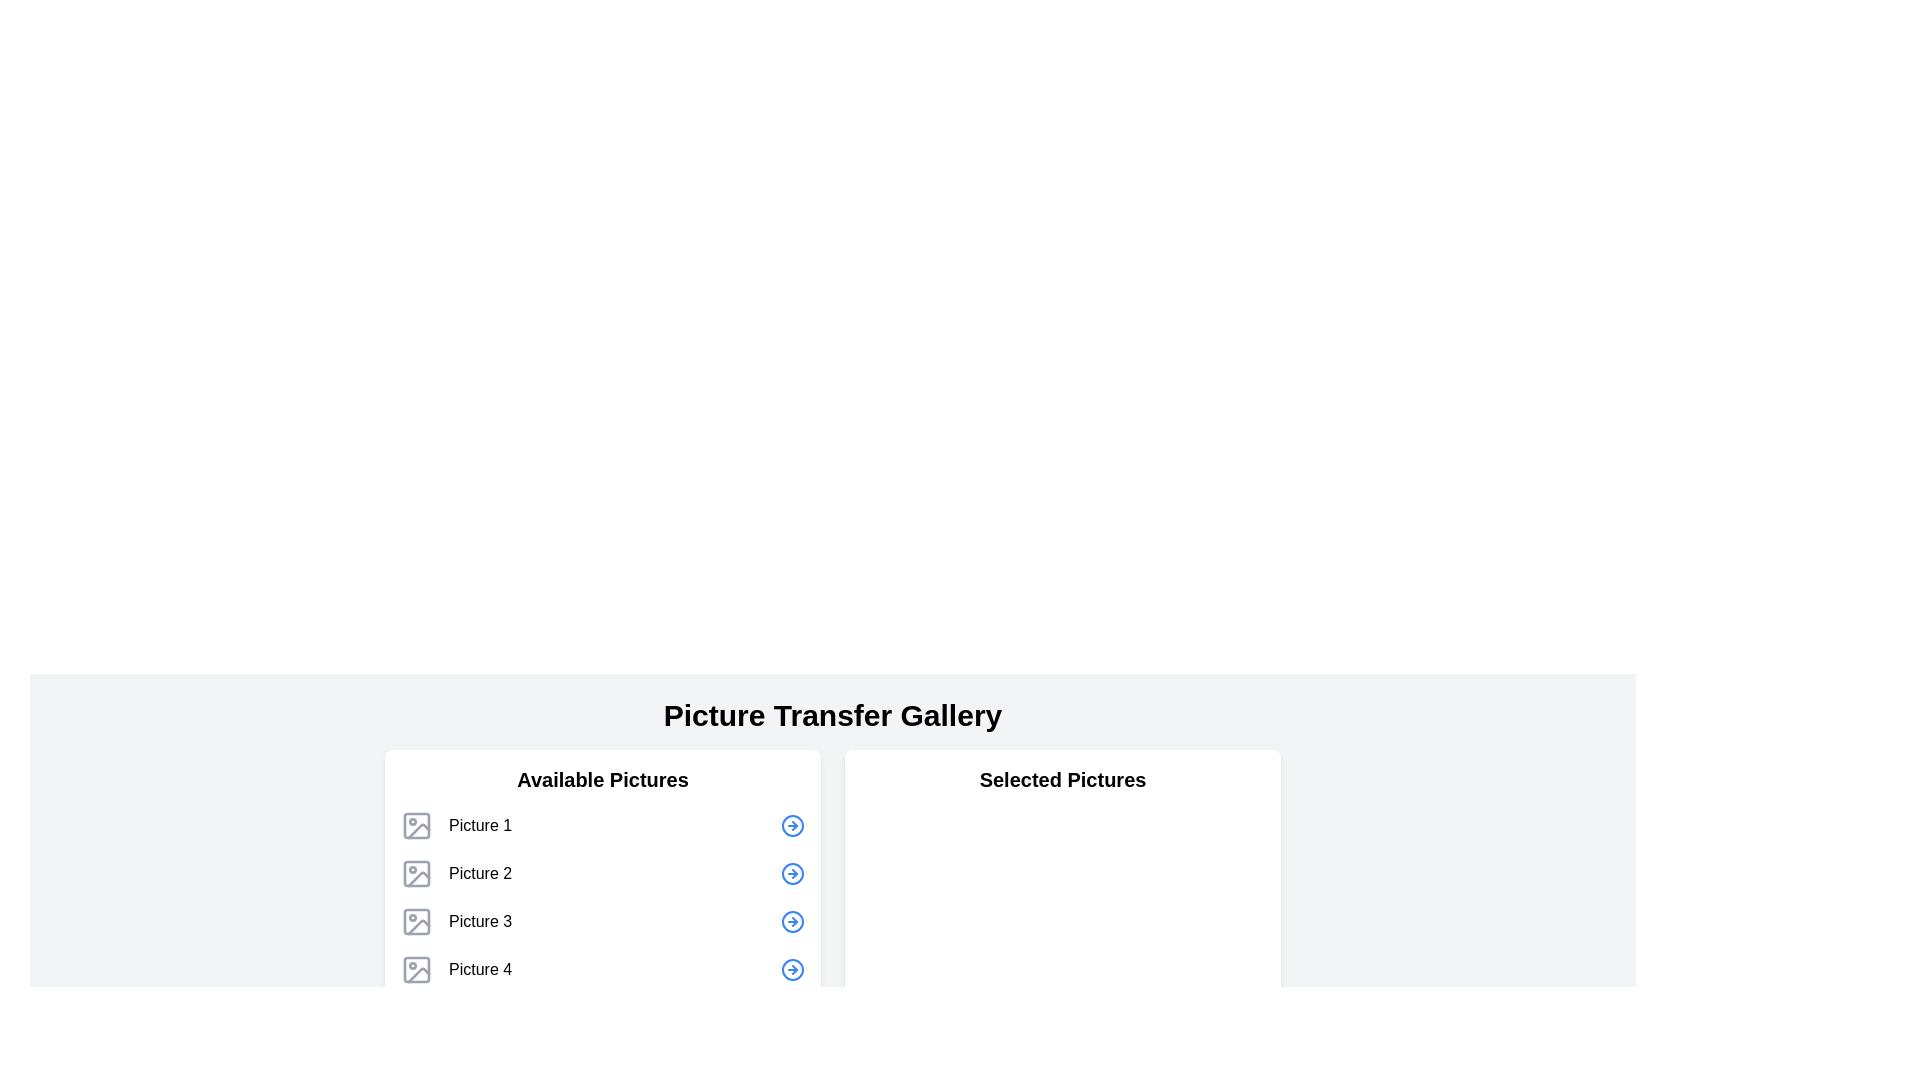  What do you see at coordinates (416, 825) in the screenshot?
I see `the small rectangular shape within the image placeholder icon in the 'Available Pictures' section of the 'Picture Transfer Gallery'` at bounding box center [416, 825].